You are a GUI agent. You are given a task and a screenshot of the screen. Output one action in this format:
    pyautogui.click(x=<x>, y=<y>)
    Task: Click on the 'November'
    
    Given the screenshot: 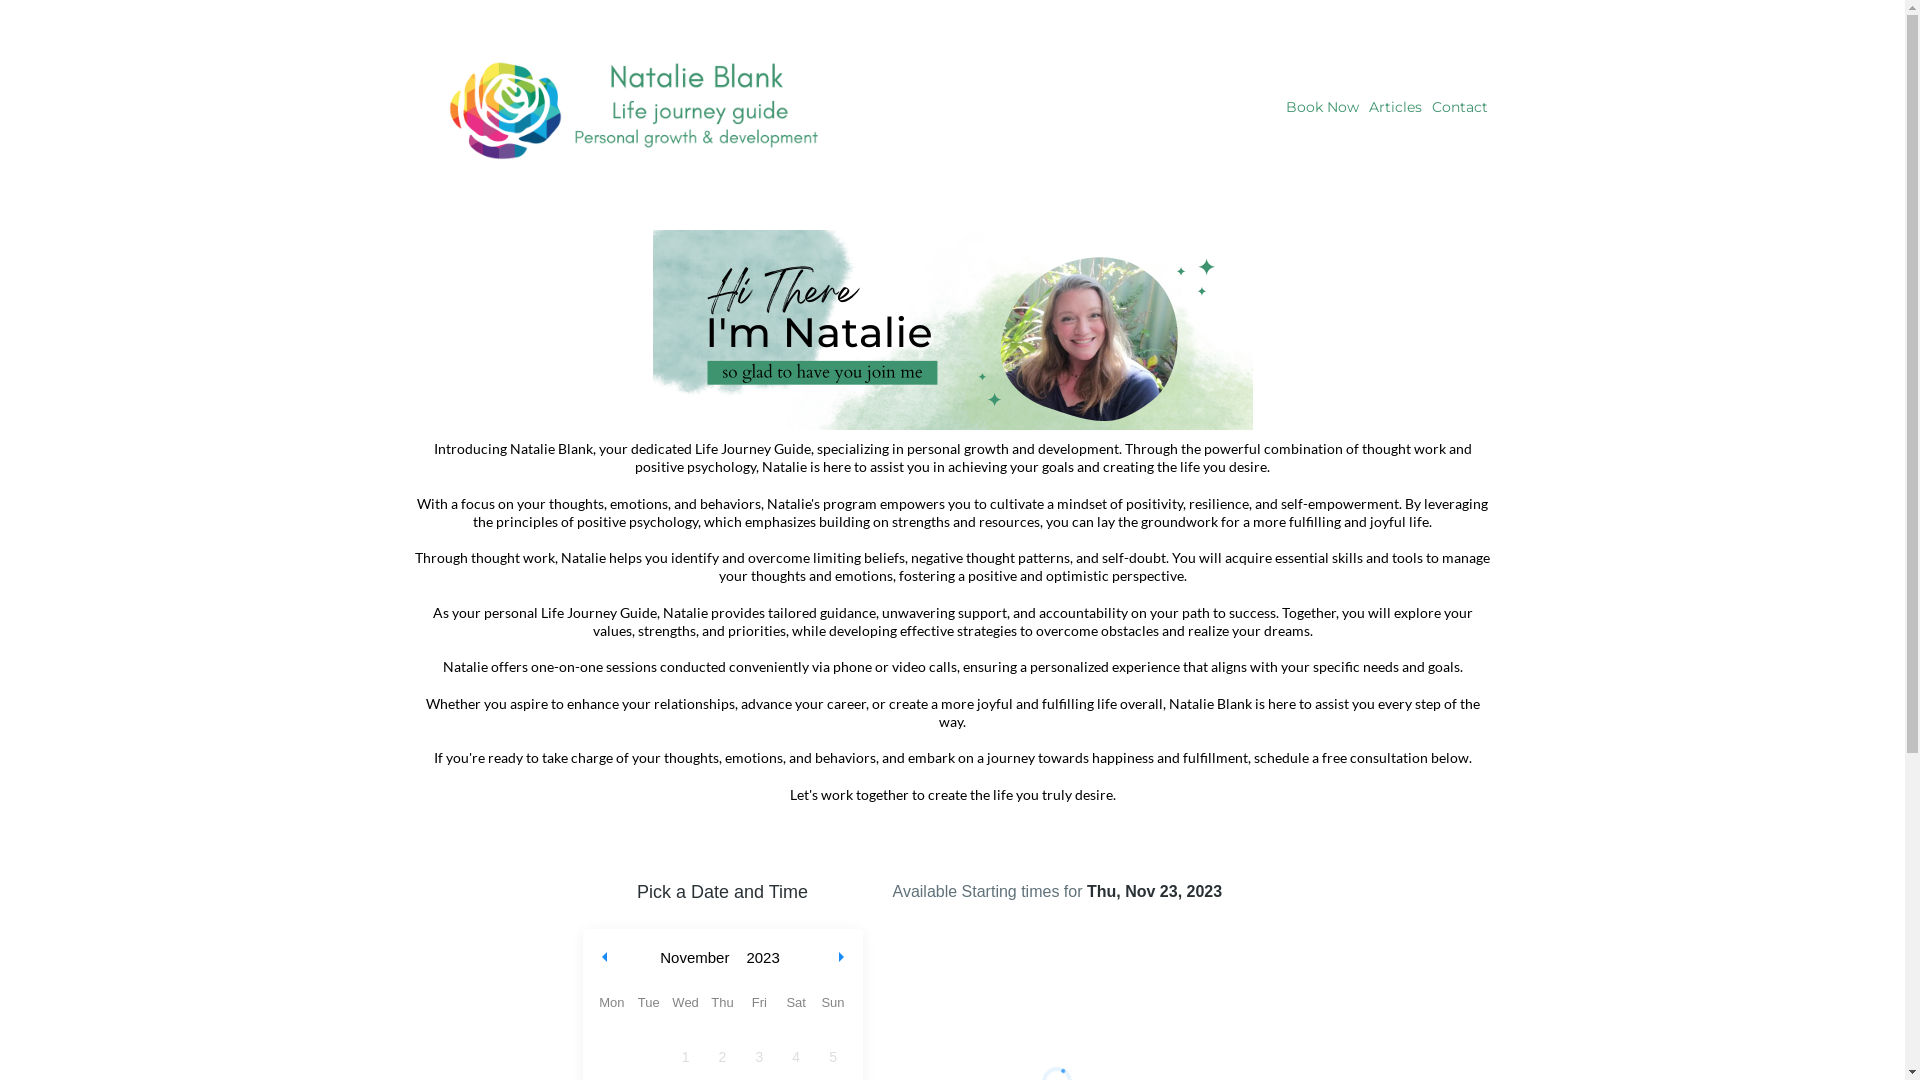 What is the action you would take?
    pyautogui.click(x=694, y=956)
    